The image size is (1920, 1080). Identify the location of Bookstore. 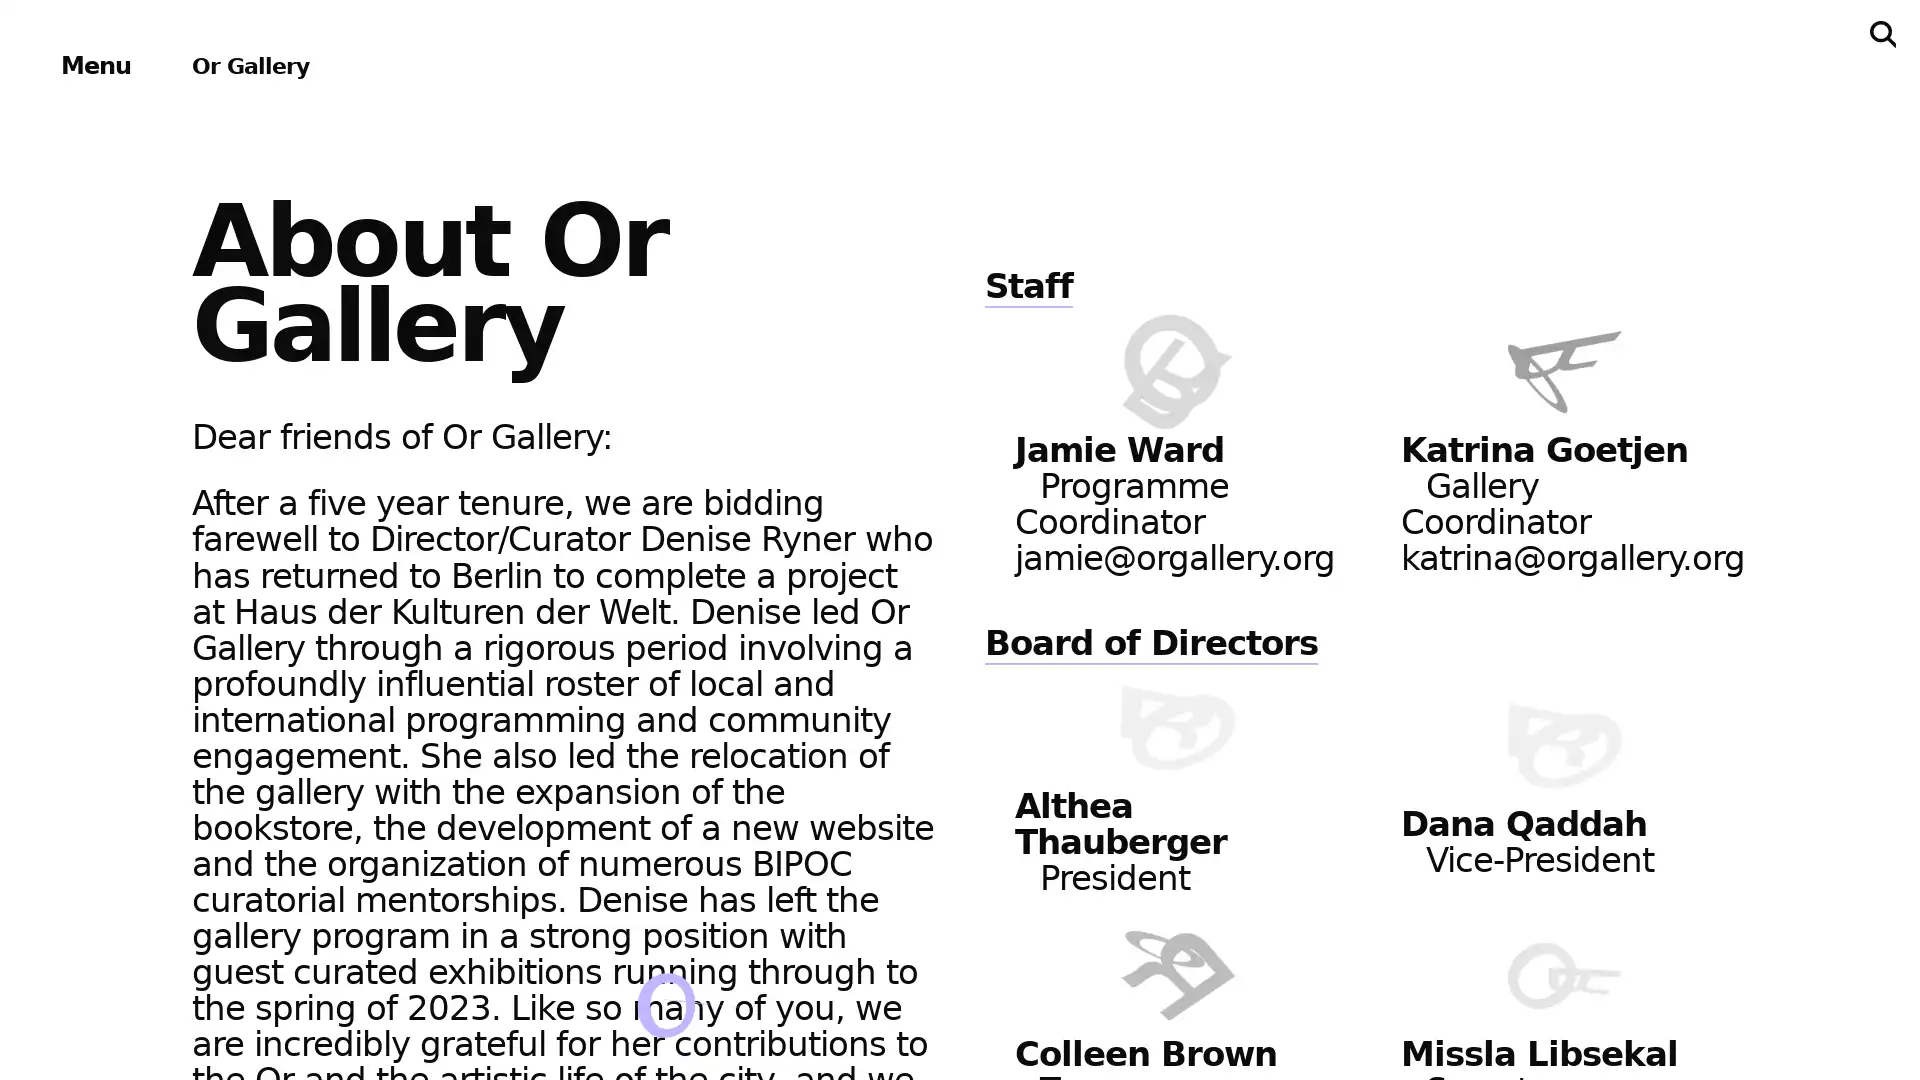
(434, 564).